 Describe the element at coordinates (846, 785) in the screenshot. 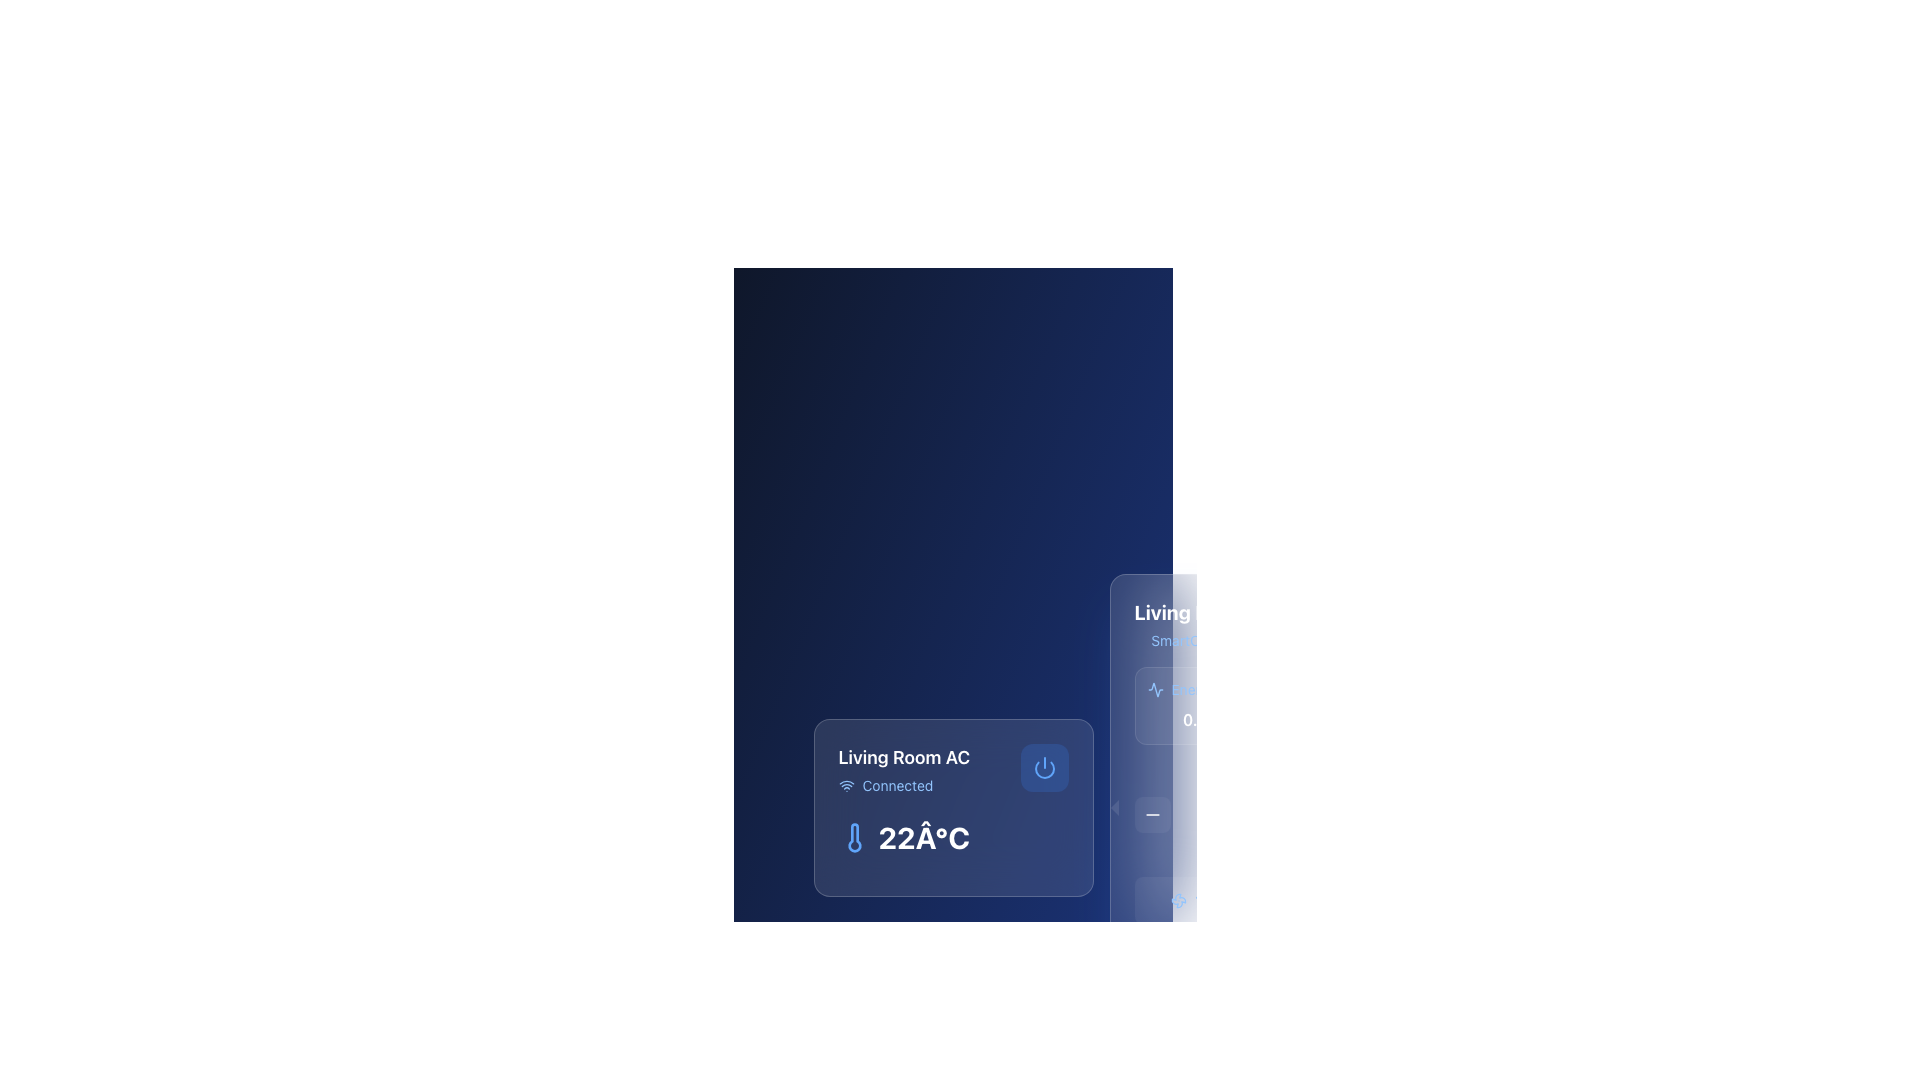

I see `the Wi-Fi icon that indicates the status of the wireless connection, located to the left of the text 'Connected'` at that location.